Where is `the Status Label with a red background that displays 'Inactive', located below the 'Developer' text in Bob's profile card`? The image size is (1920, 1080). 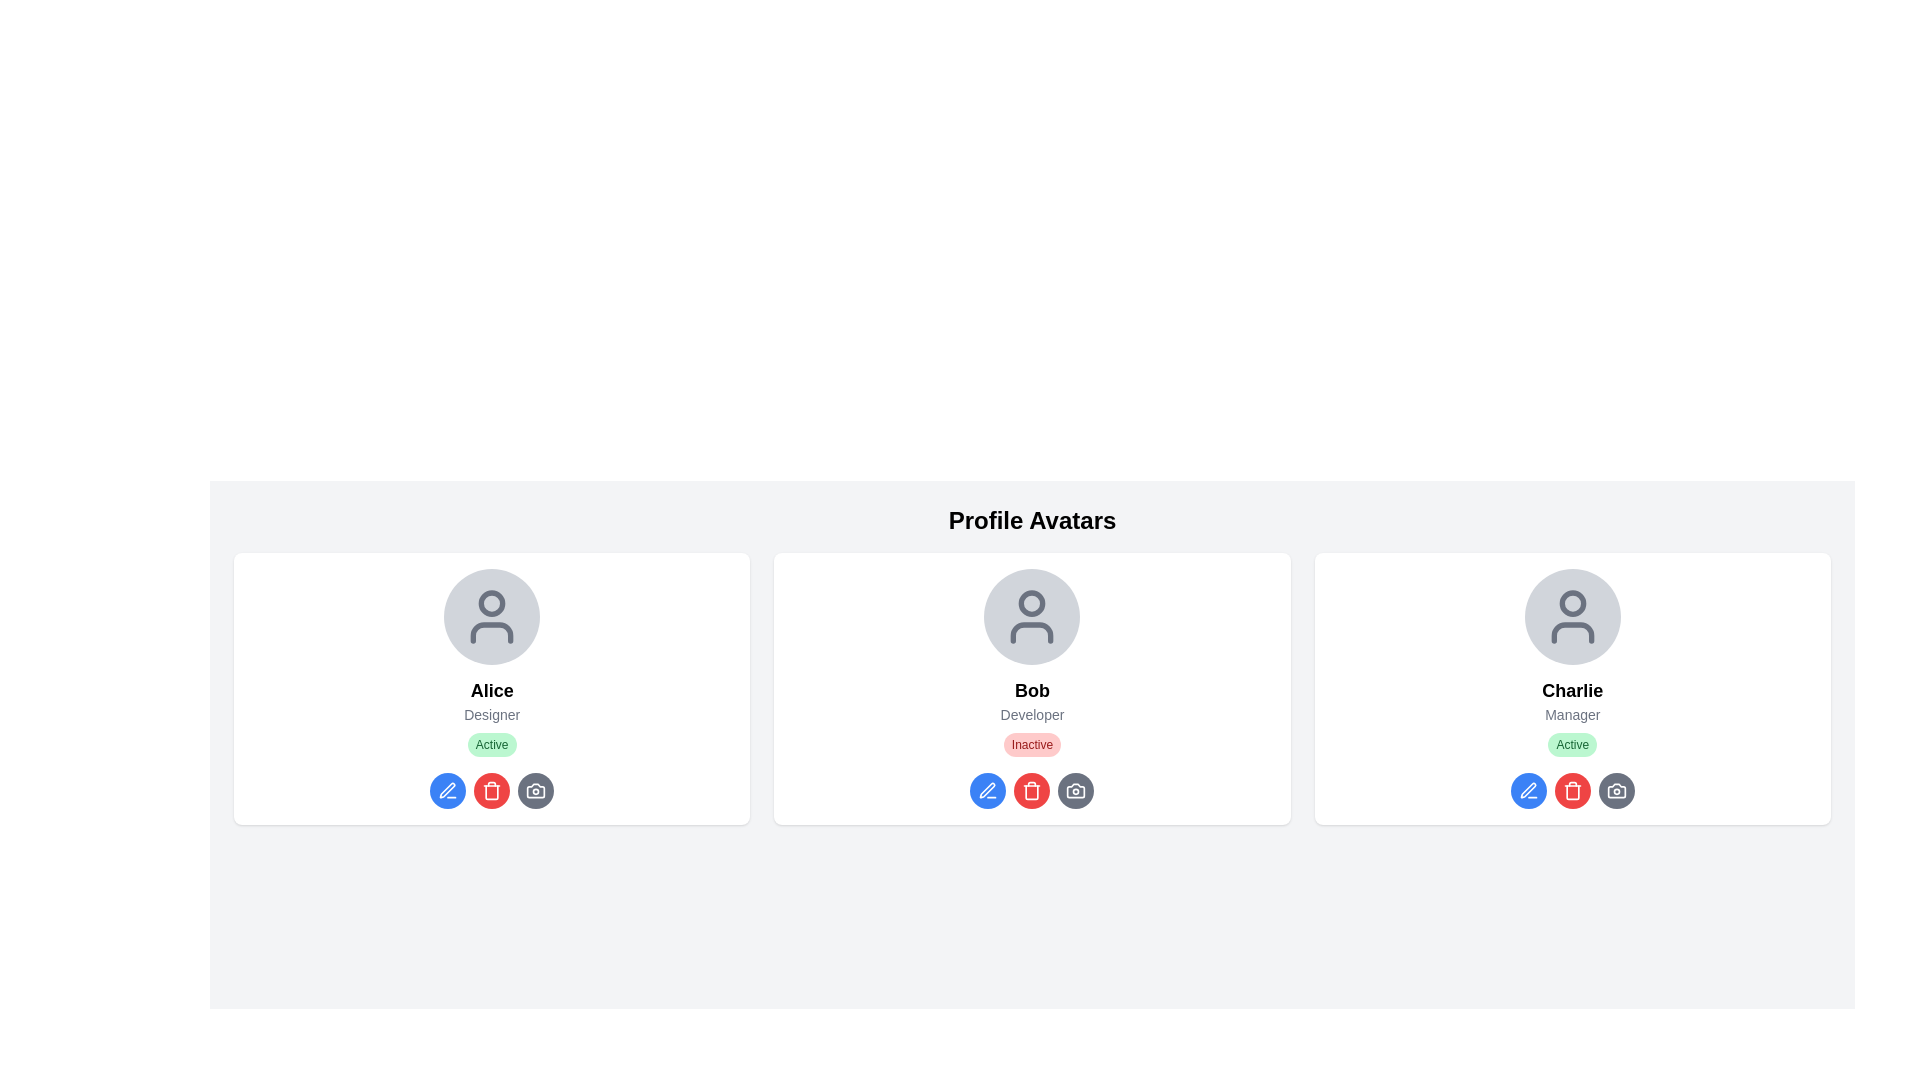 the Status Label with a red background that displays 'Inactive', located below the 'Developer' text in Bob's profile card is located at coordinates (1032, 744).